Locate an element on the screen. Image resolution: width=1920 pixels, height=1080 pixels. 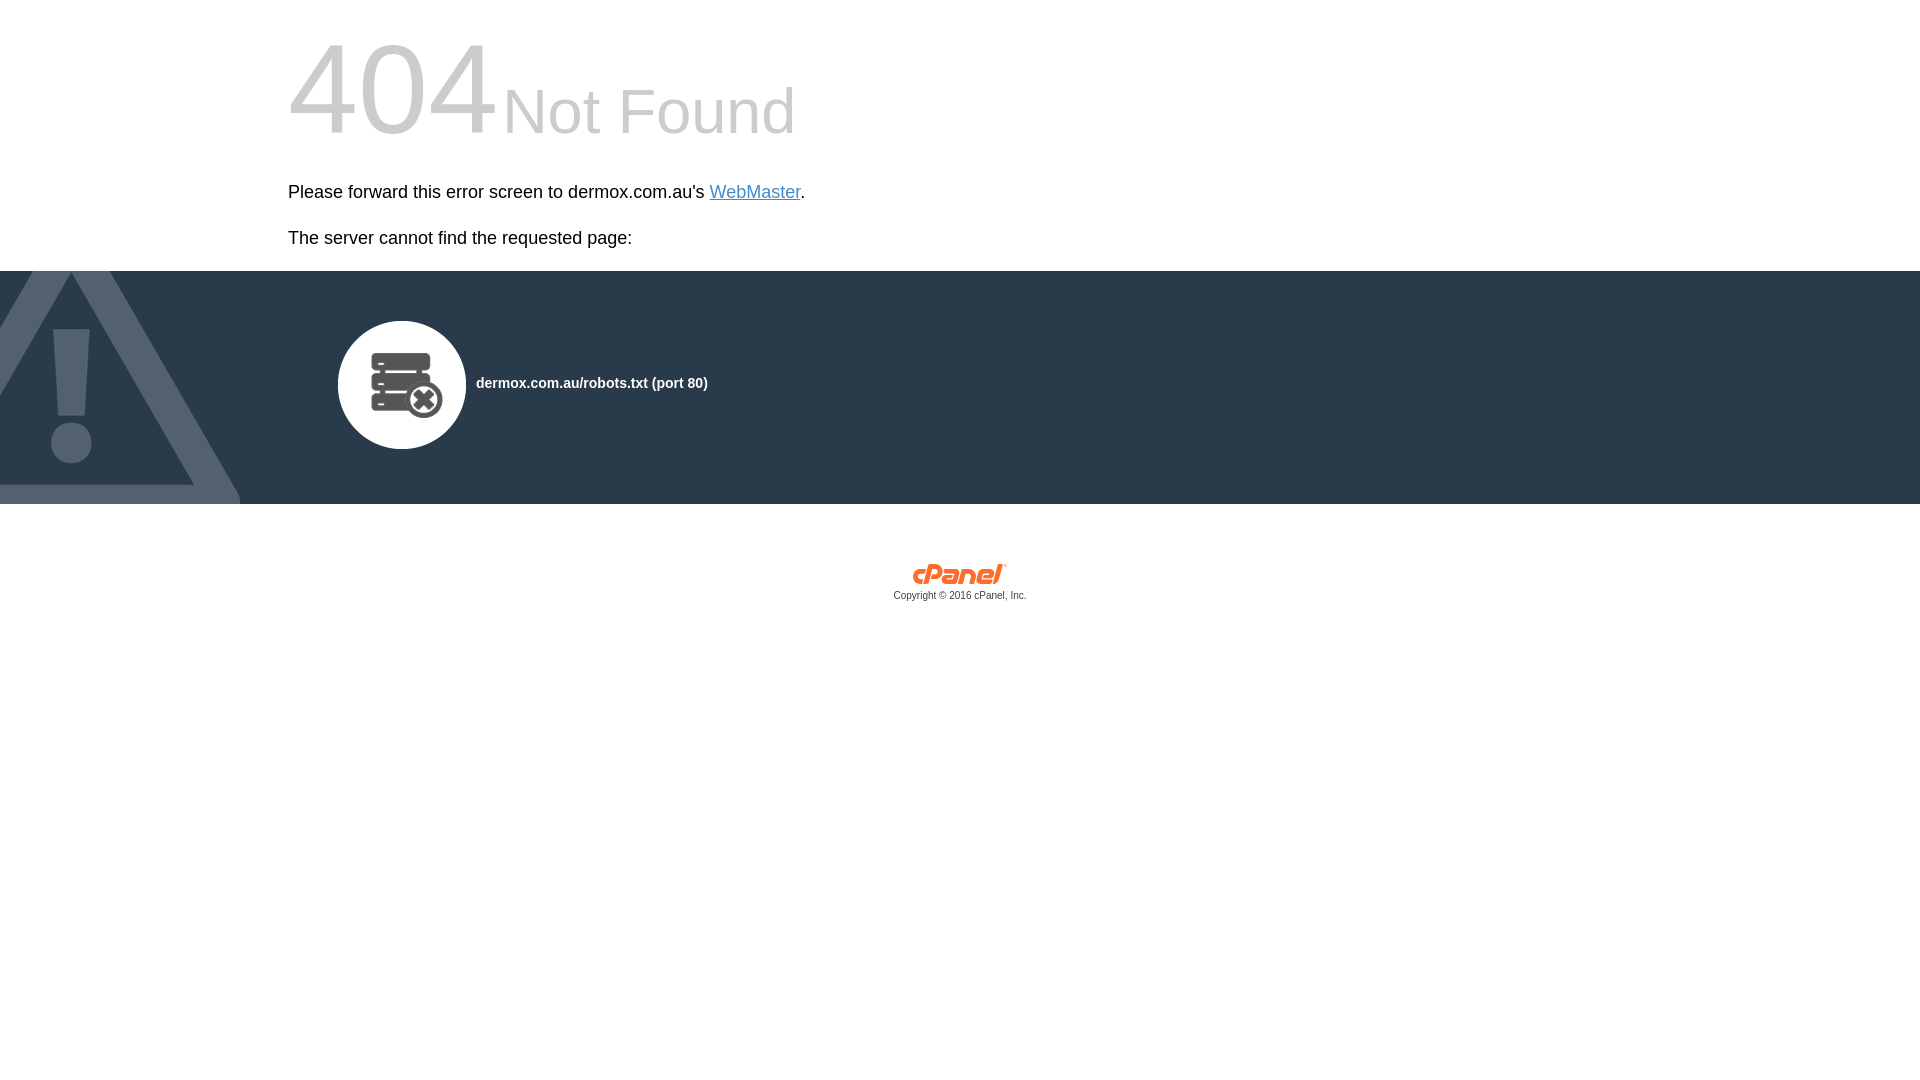
'WebMaster' is located at coordinates (754, 192).